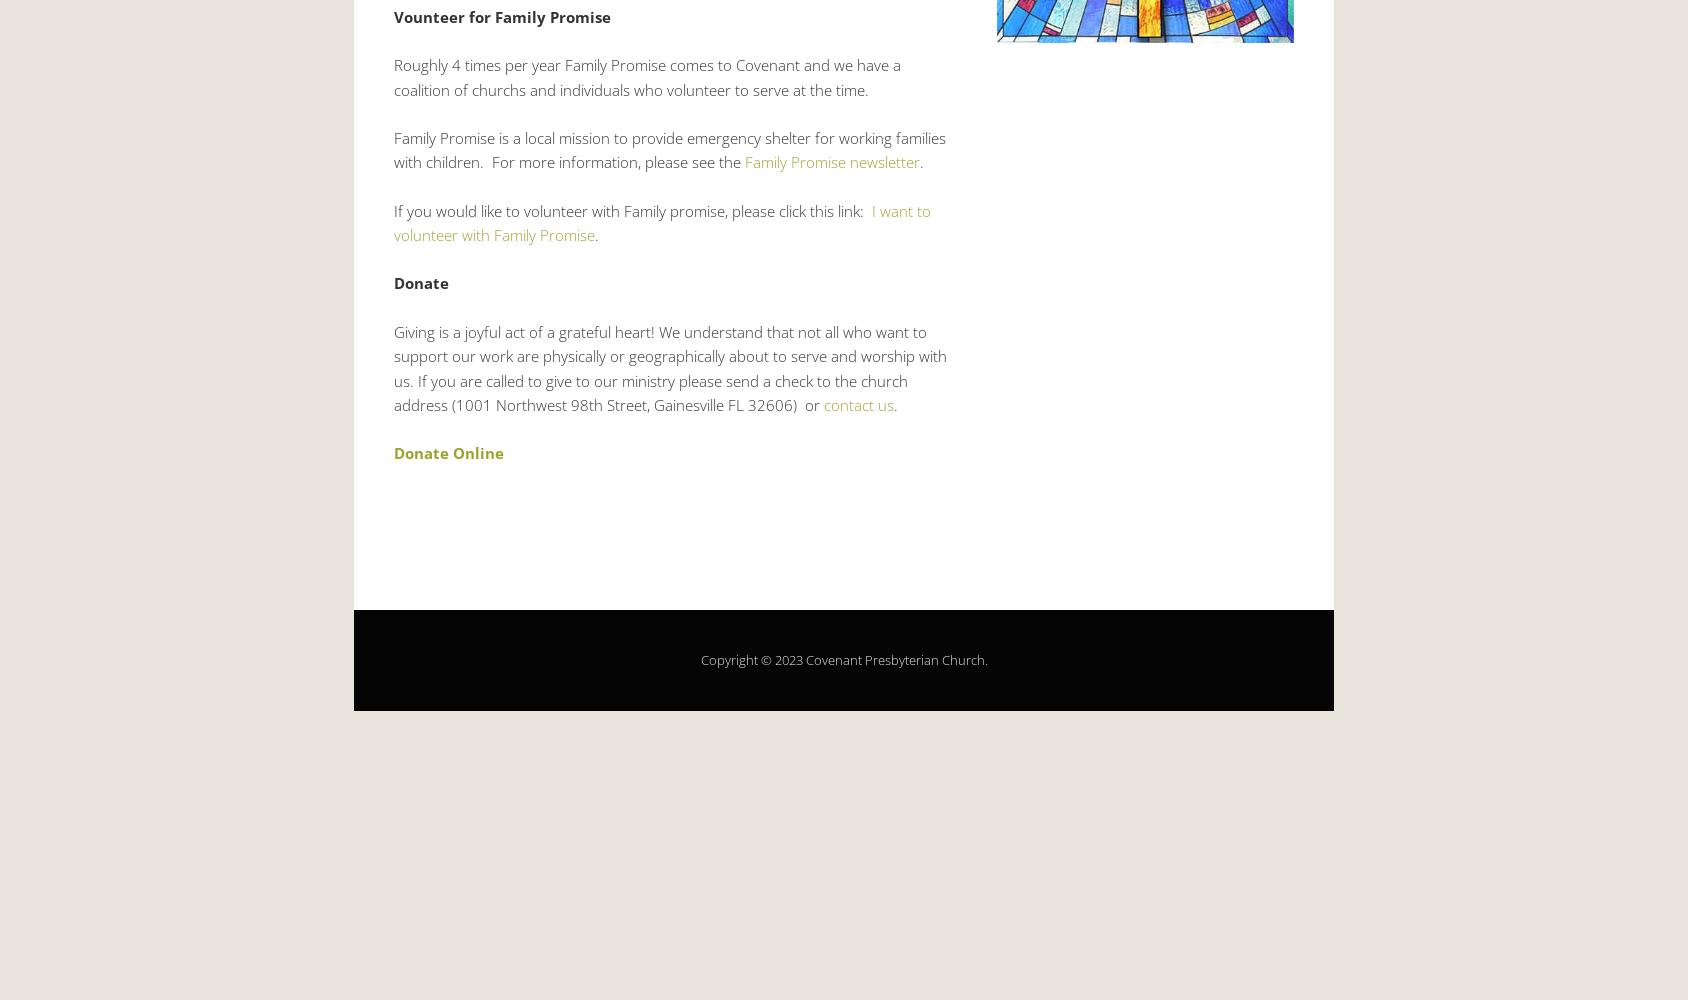 This screenshot has height=1000, width=1688. I want to click on 'Family Promise is a local mission to provide emergency shelter for working families with children.  For more information, please see the', so click(668, 149).